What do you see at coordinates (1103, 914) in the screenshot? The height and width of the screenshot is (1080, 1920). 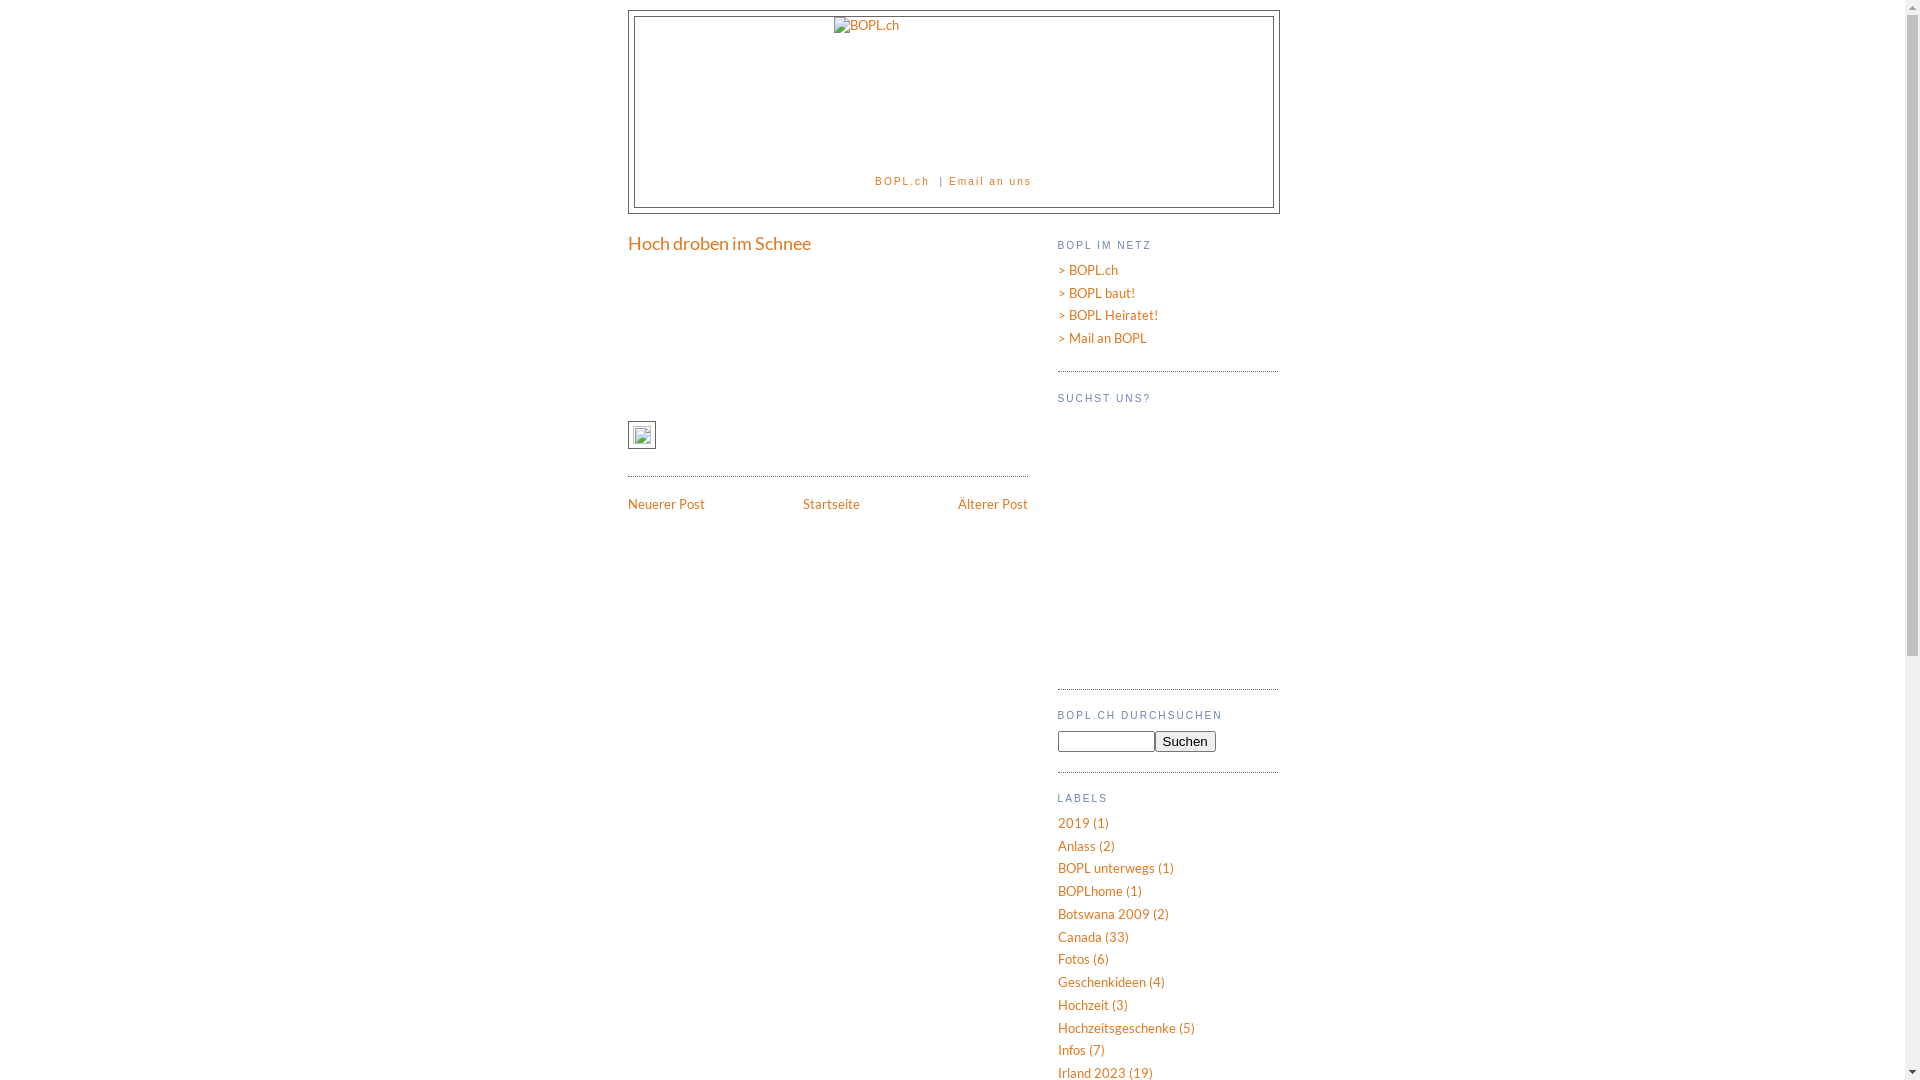 I see `'Botswana 2009'` at bounding box center [1103, 914].